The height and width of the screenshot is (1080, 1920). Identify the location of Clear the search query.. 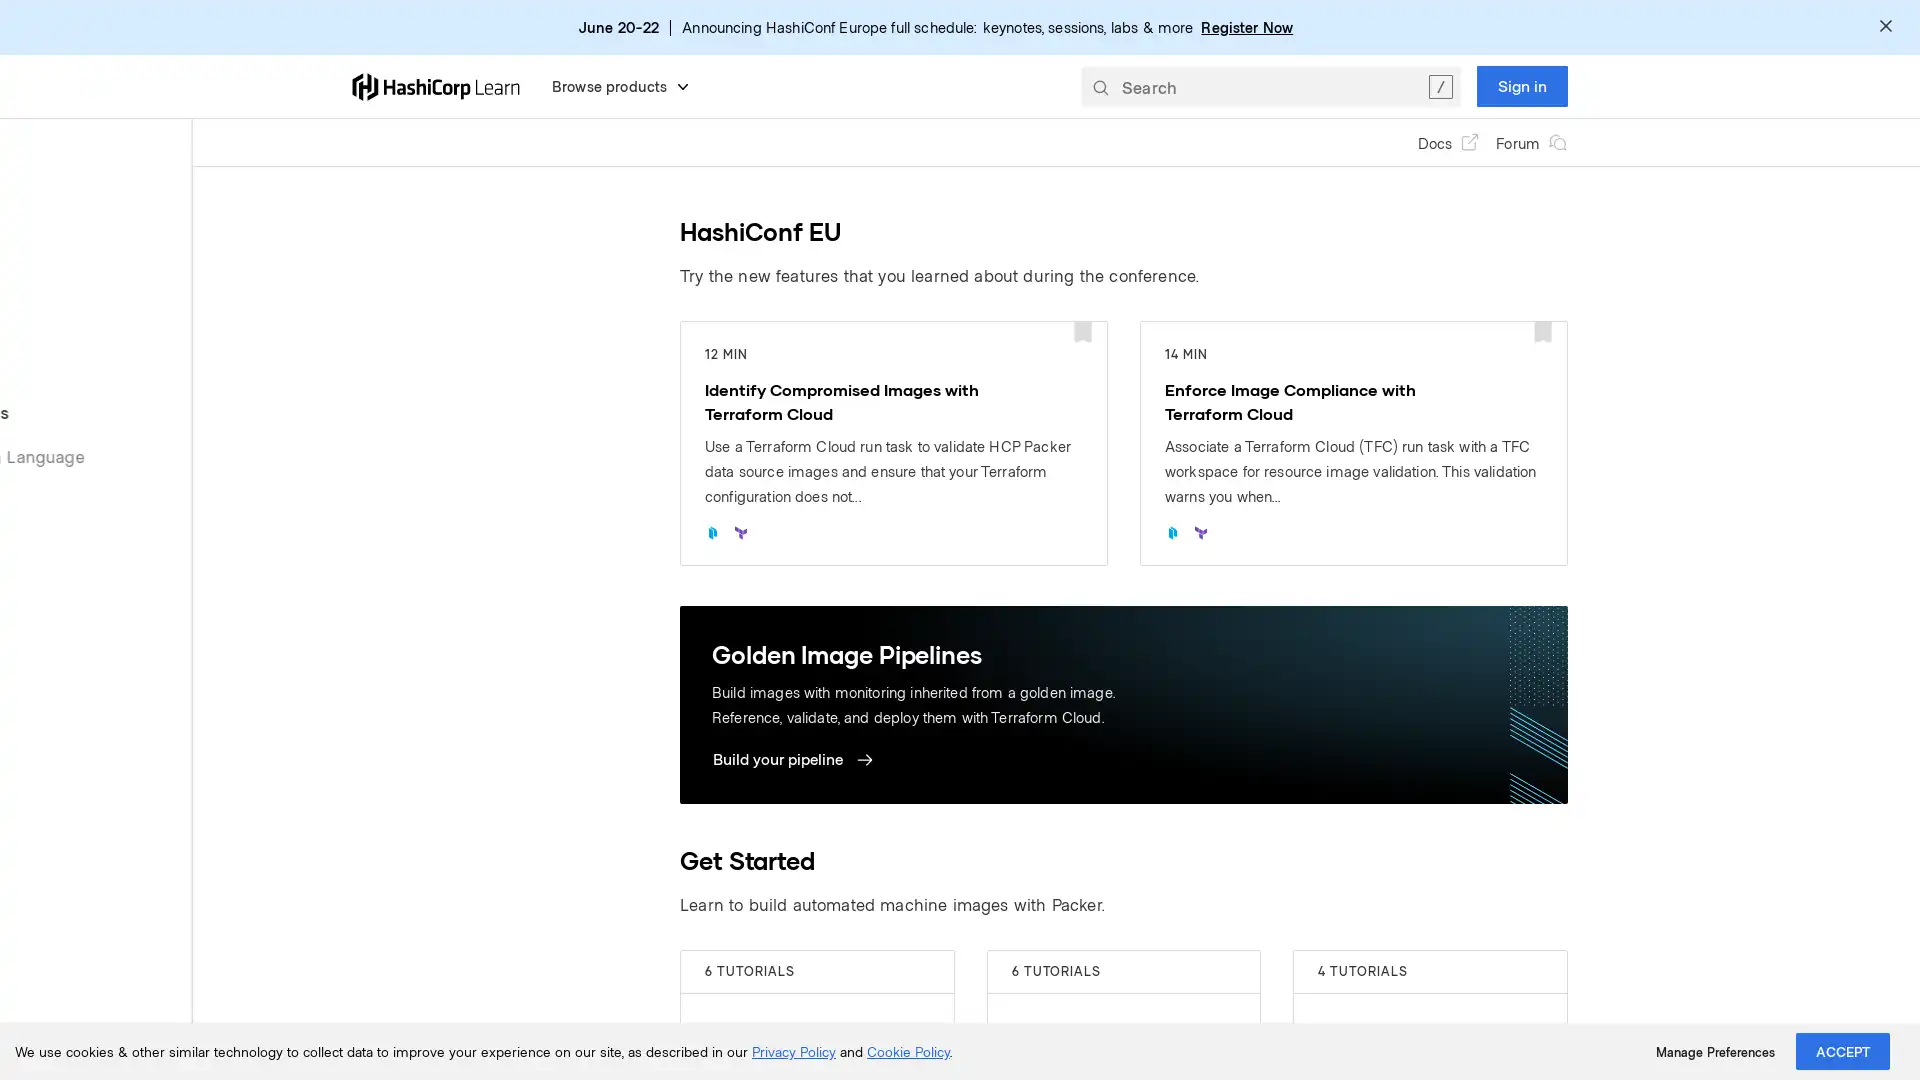
(1440, 84).